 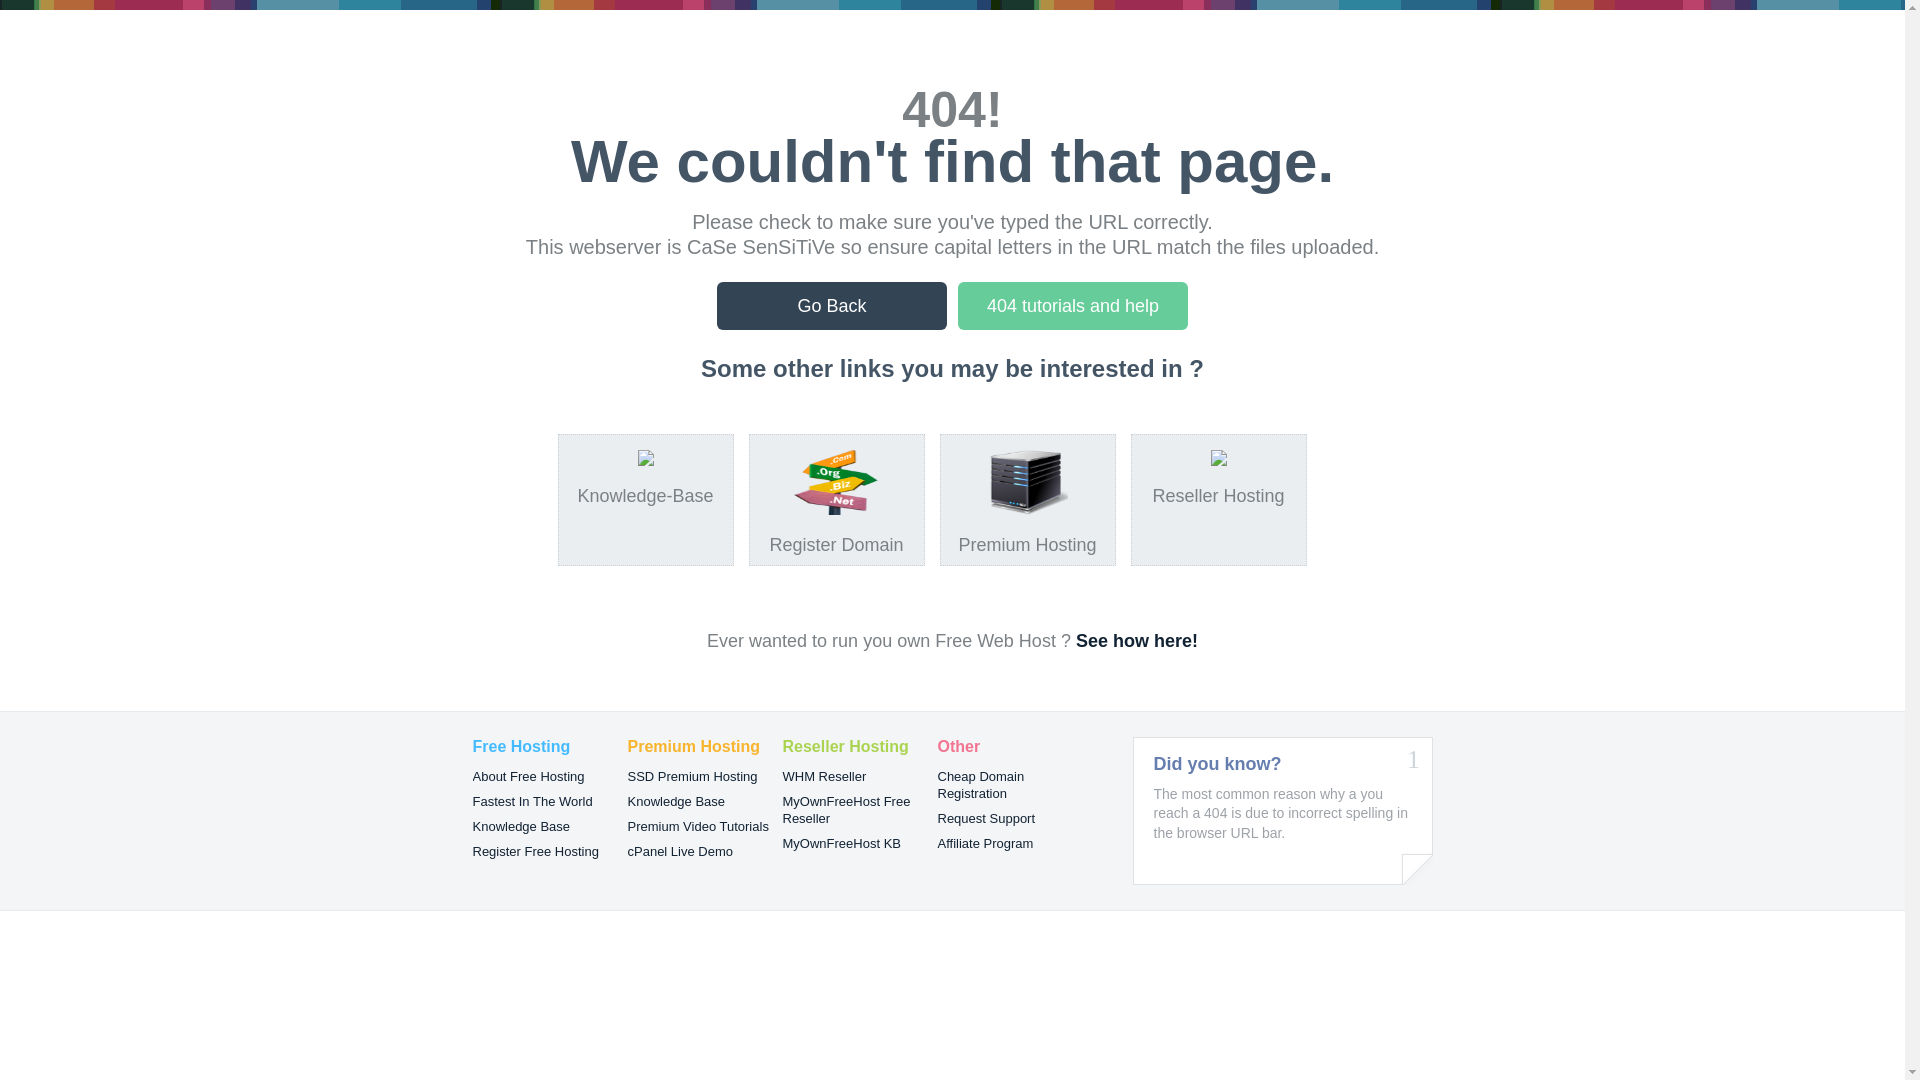 What do you see at coordinates (1074, 640) in the screenshot?
I see `'See how here!'` at bounding box center [1074, 640].